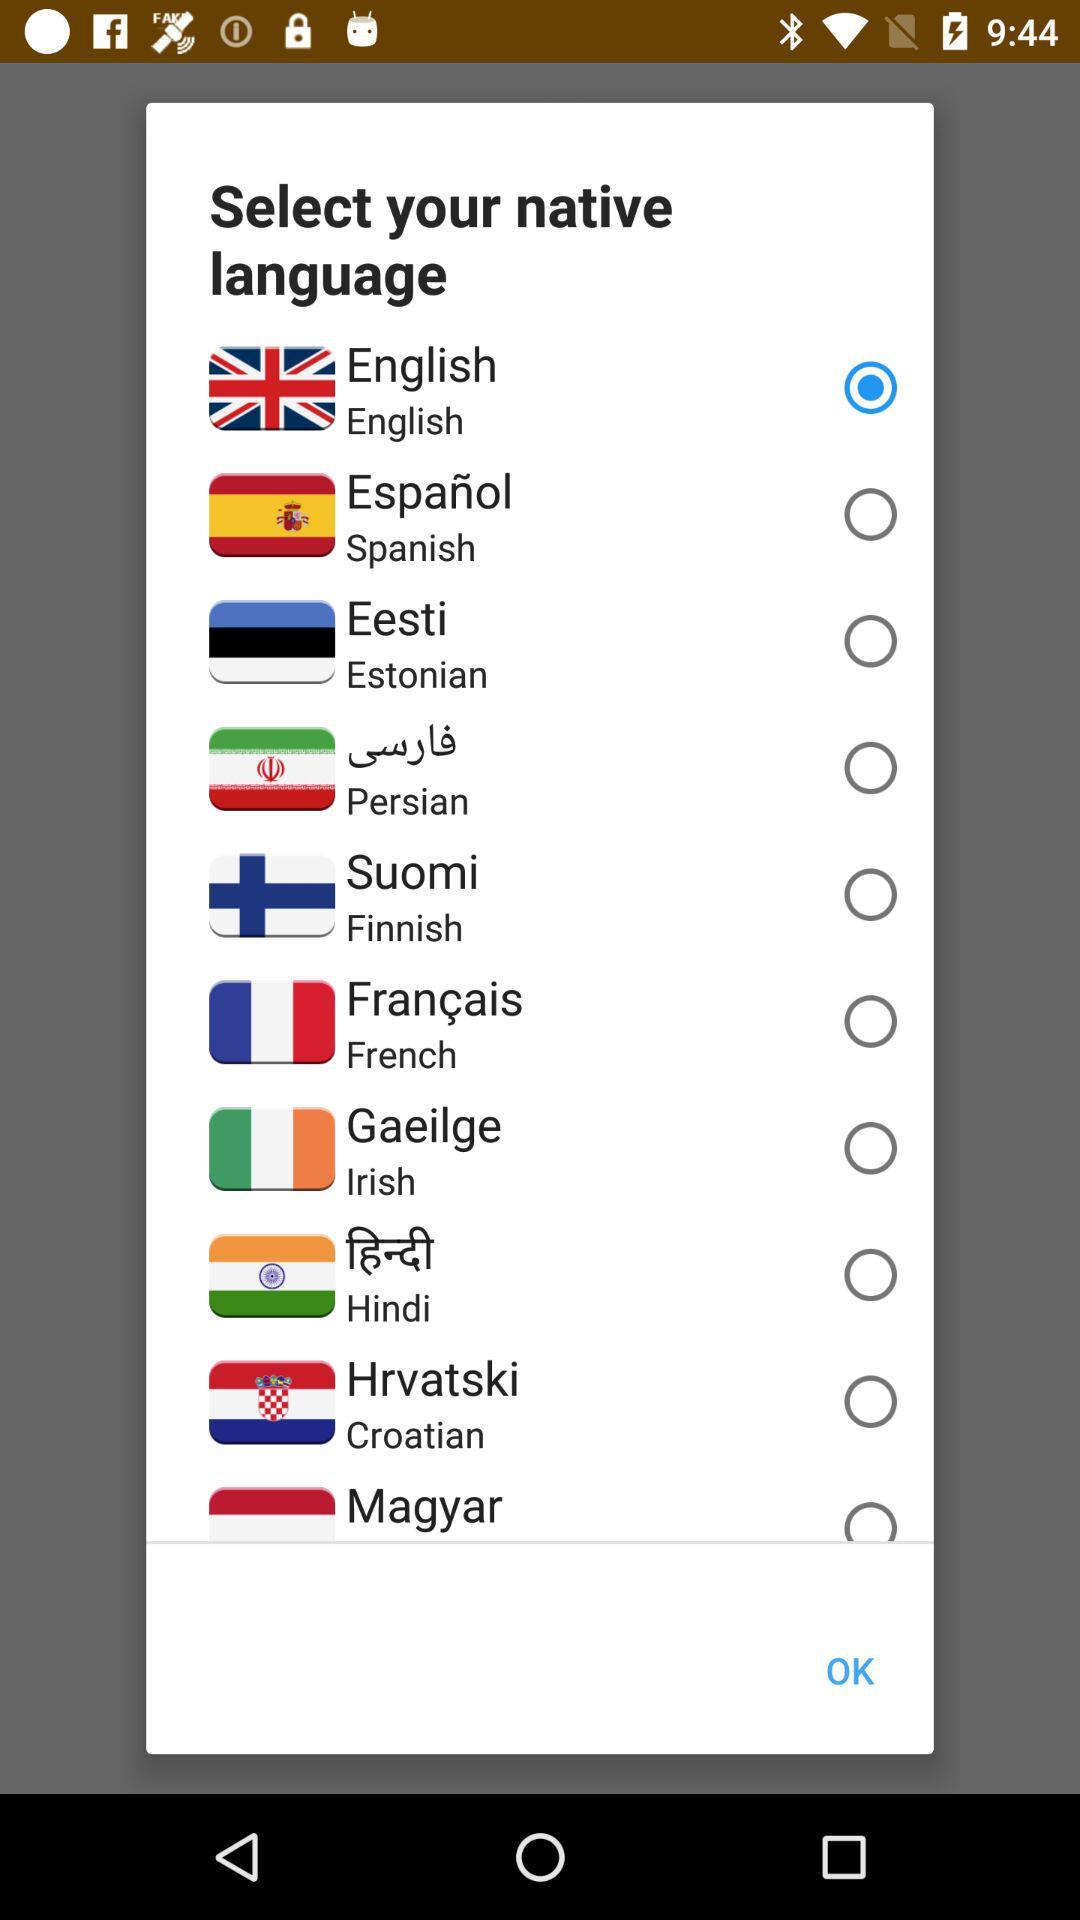 Image resolution: width=1080 pixels, height=1920 pixels. What do you see at coordinates (401, 742) in the screenshot?
I see `icon above the persian` at bounding box center [401, 742].